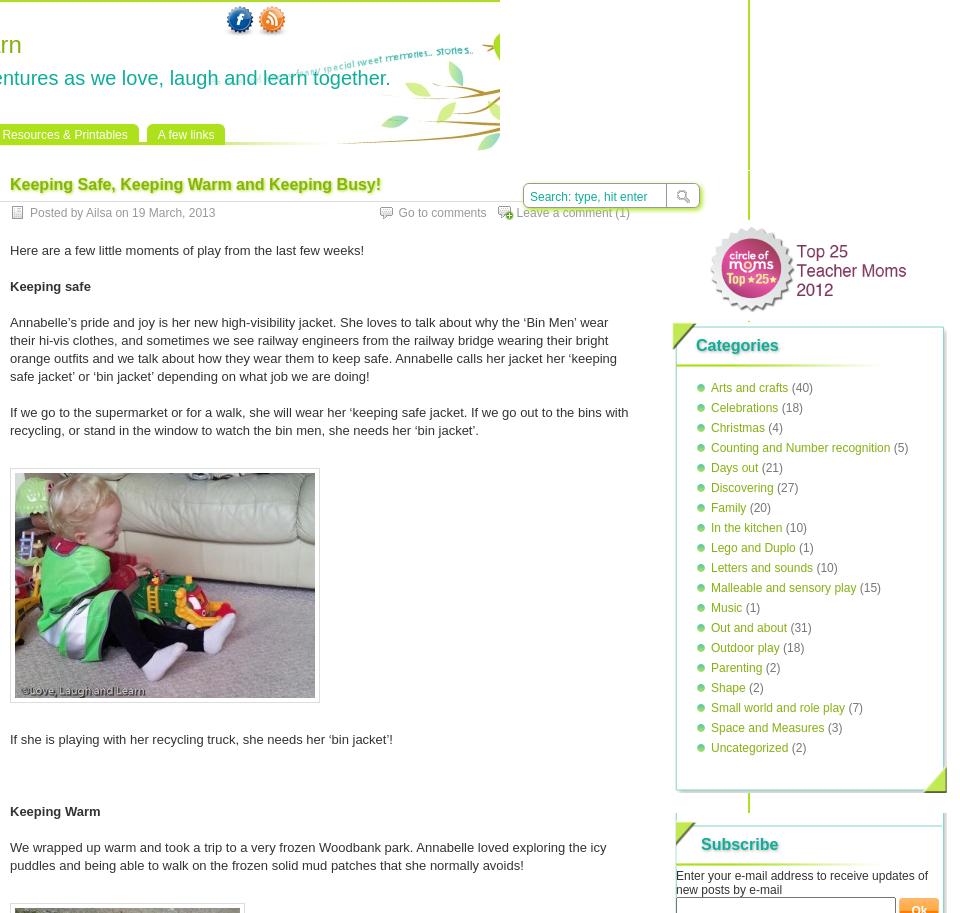 The height and width of the screenshot is (913, 960). What do you see at coordinates (783, 587) in the screenshot?
I see `'Malleable and sensory play'` at bounding box center [783, 587].